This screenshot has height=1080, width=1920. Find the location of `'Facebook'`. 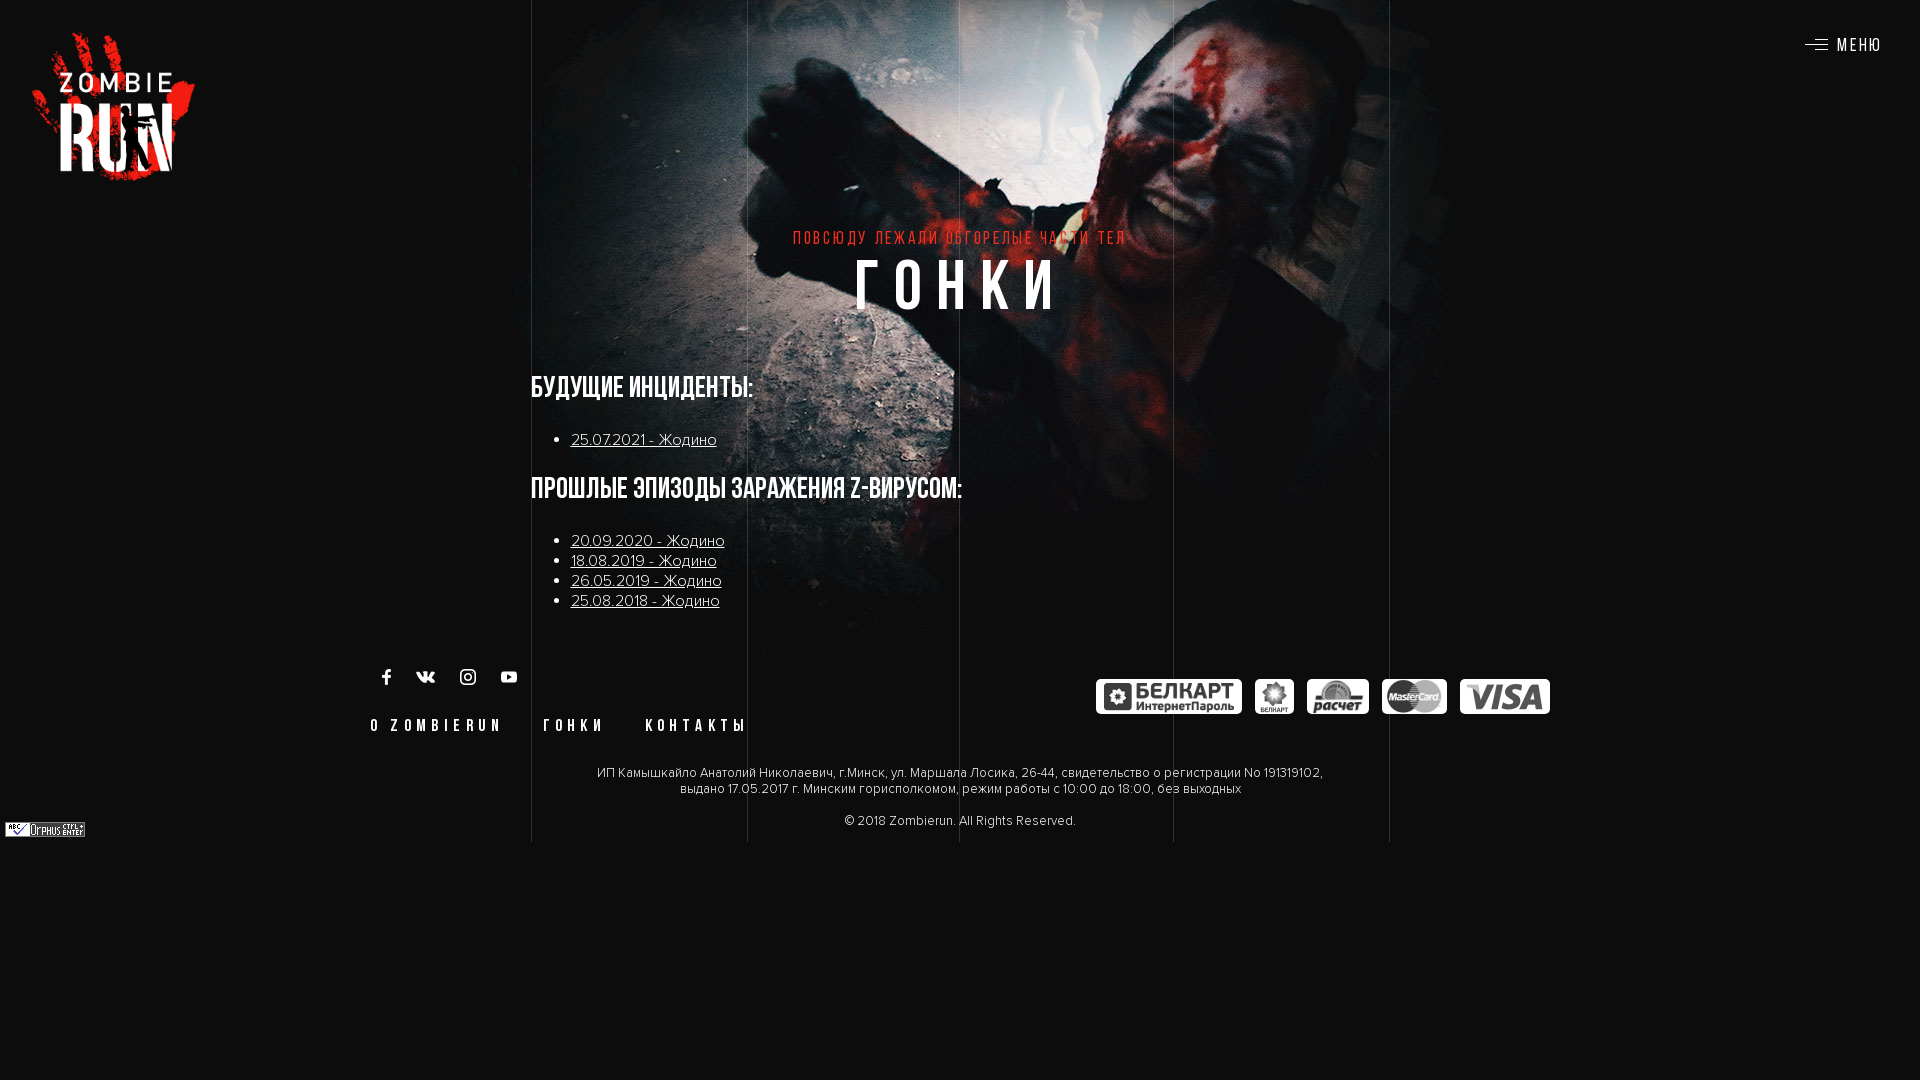

'Facebook' is located at coordinates (388, 676).